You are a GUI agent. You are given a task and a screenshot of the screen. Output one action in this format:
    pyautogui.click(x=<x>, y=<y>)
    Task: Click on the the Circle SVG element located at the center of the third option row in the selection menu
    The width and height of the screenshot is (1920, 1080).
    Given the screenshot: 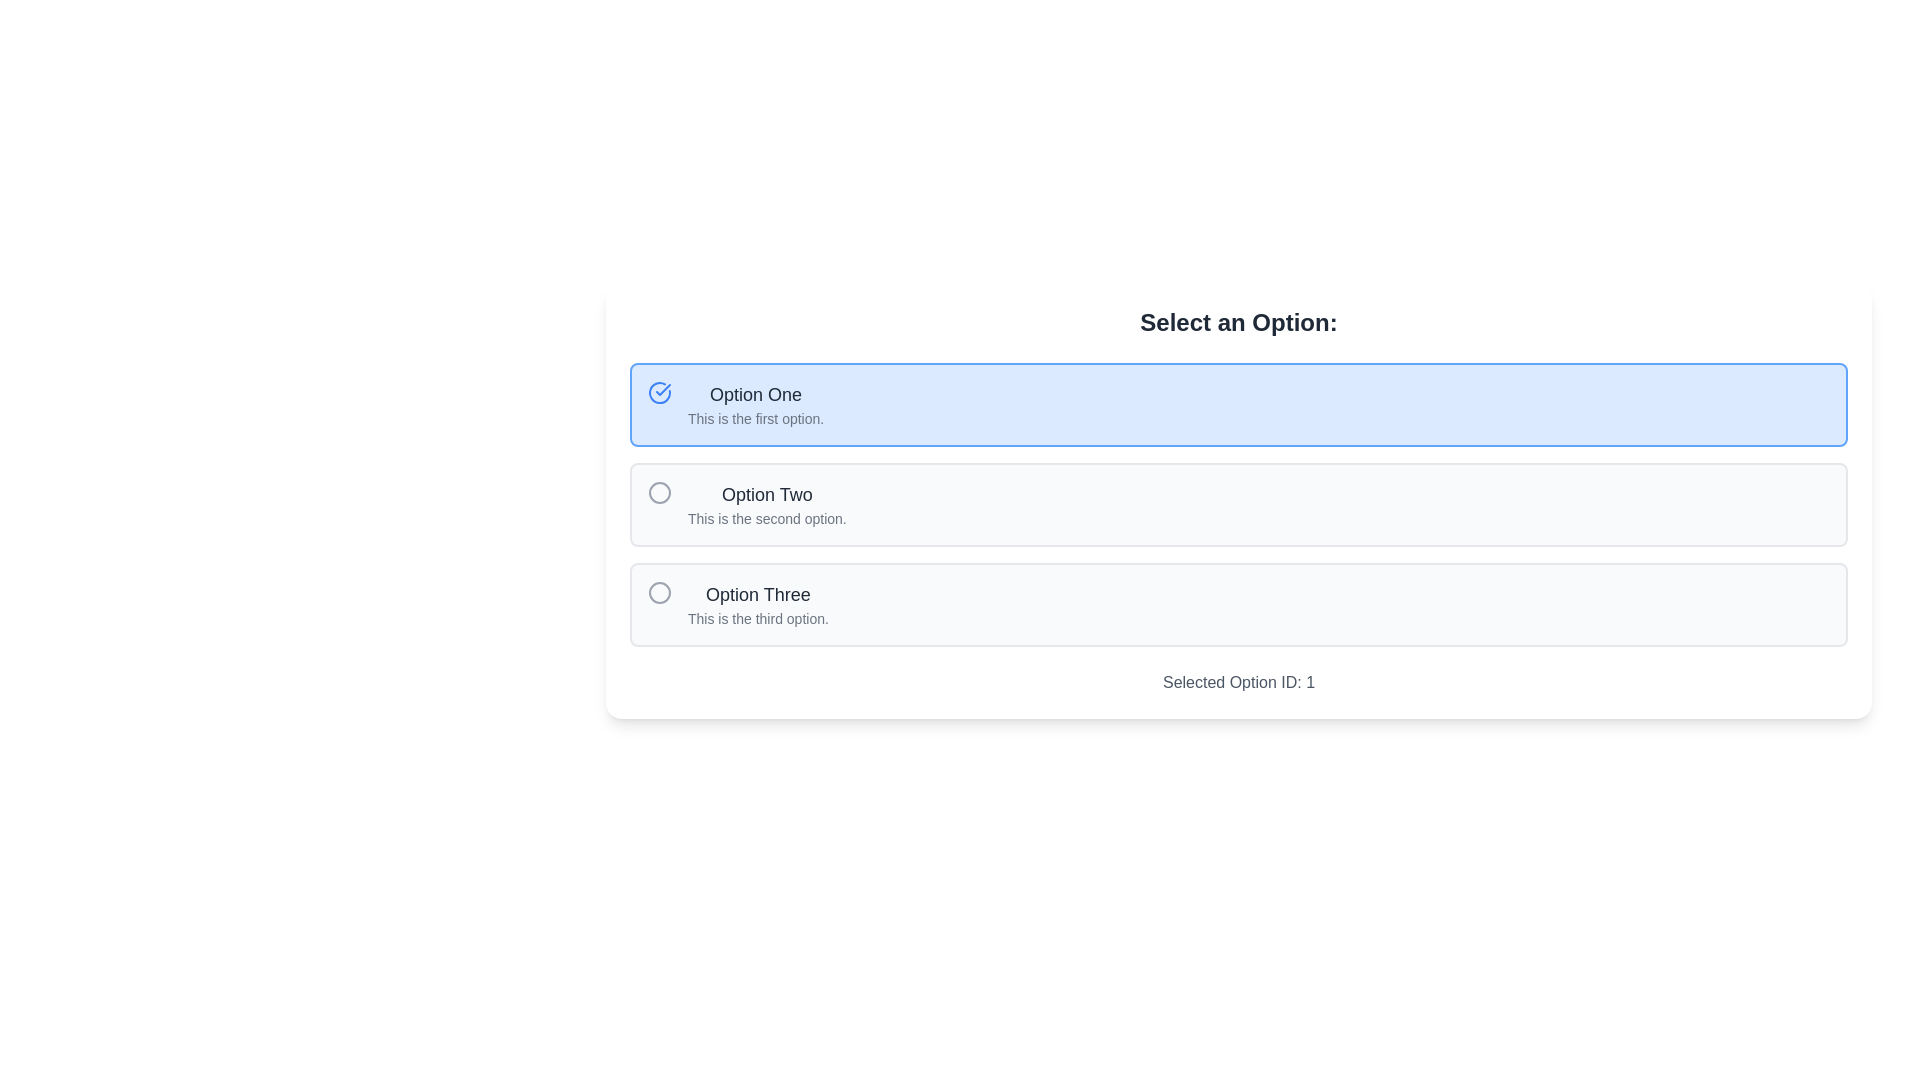 What is the action you would take?
    pyautogui.click(x=660, y=592)
    